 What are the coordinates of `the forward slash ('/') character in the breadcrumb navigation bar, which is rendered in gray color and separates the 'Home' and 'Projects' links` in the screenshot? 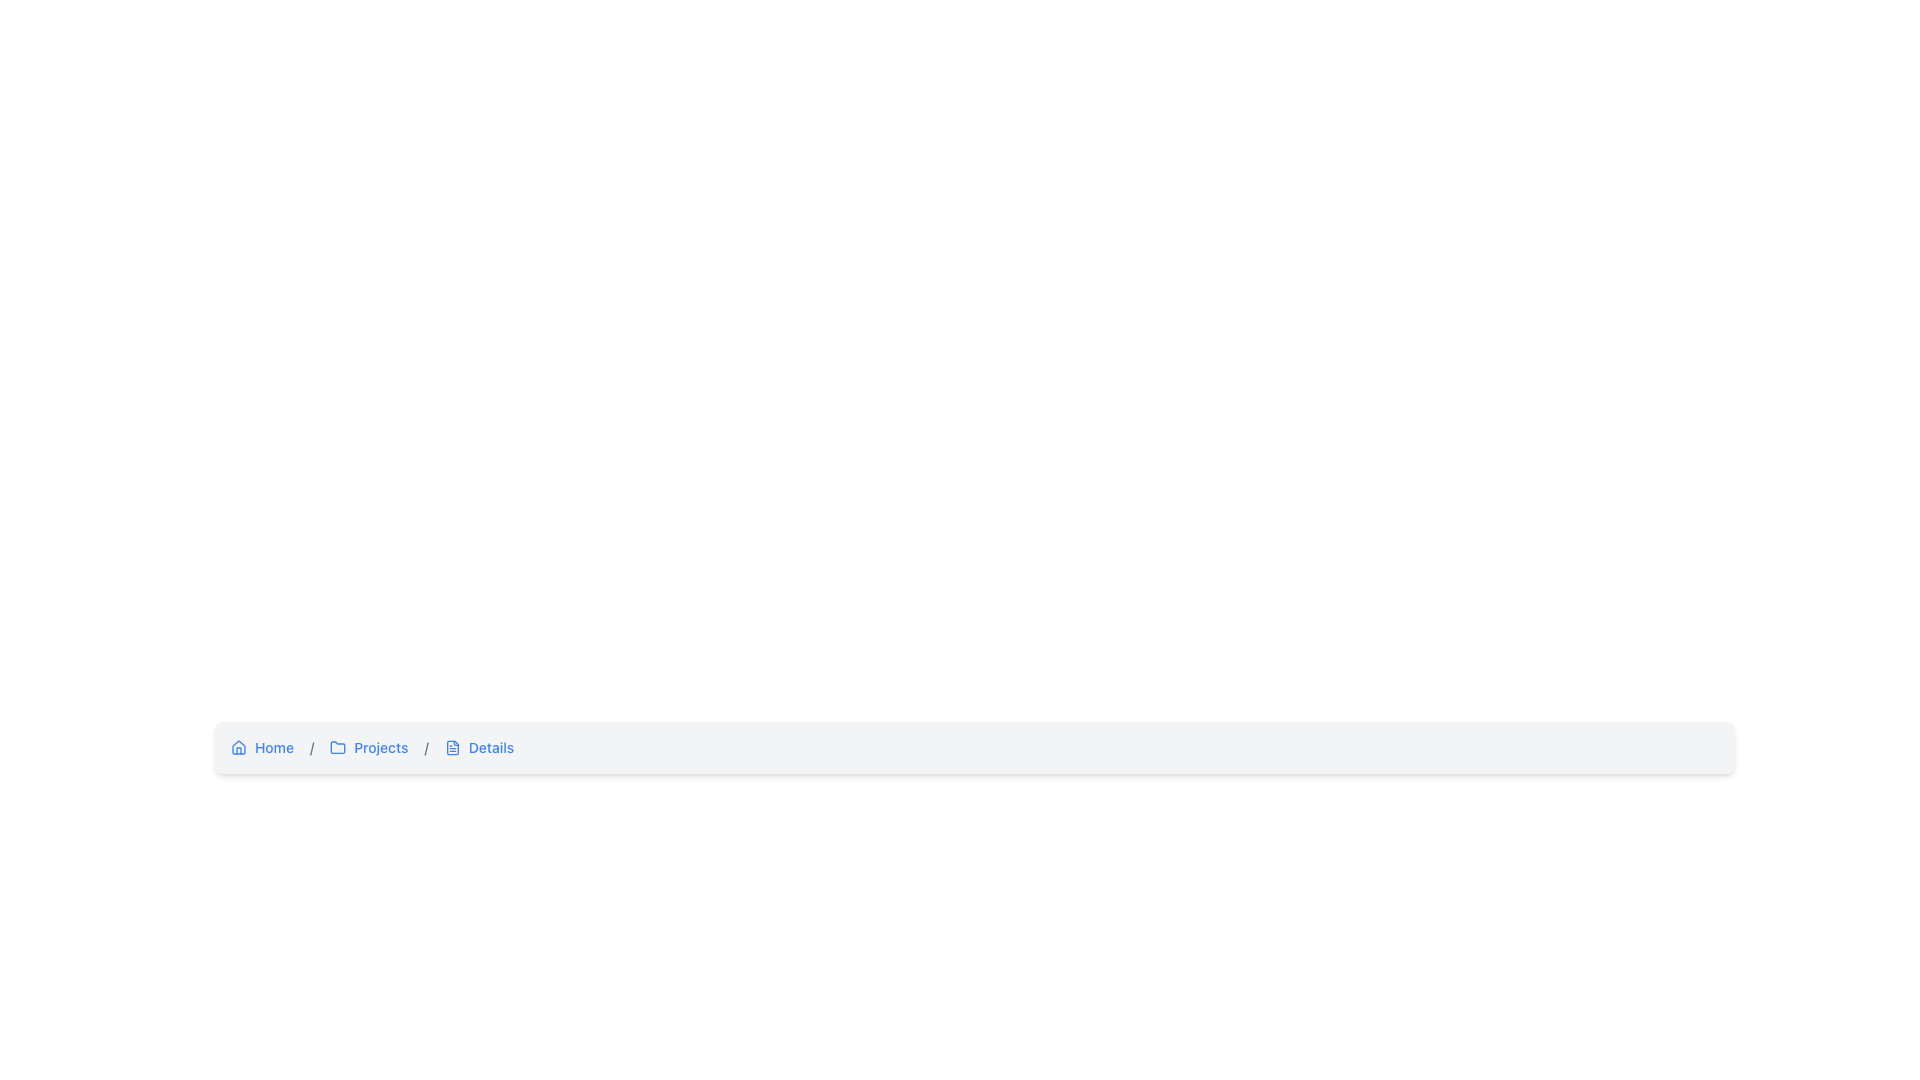 It's located at (425, 747).